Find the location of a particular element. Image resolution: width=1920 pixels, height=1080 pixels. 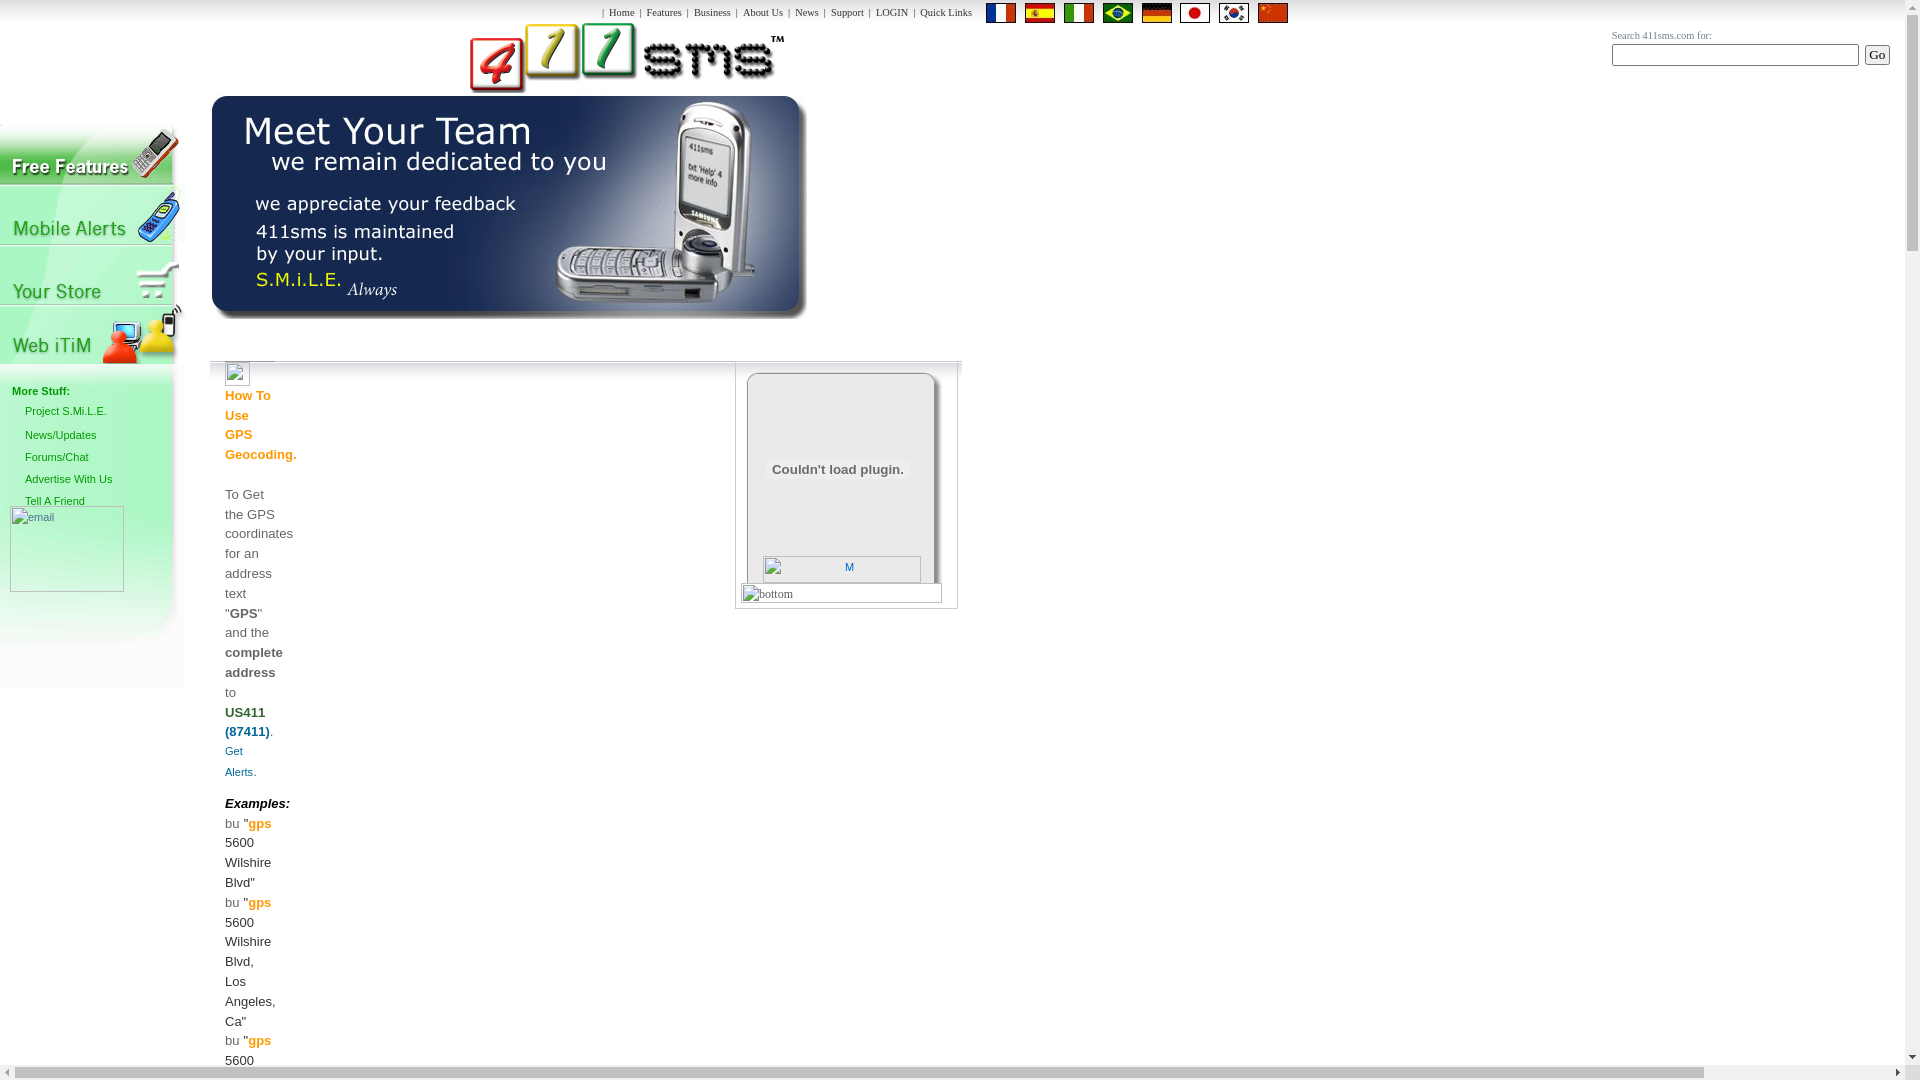

'Features' is located at coordinates (664, 11).